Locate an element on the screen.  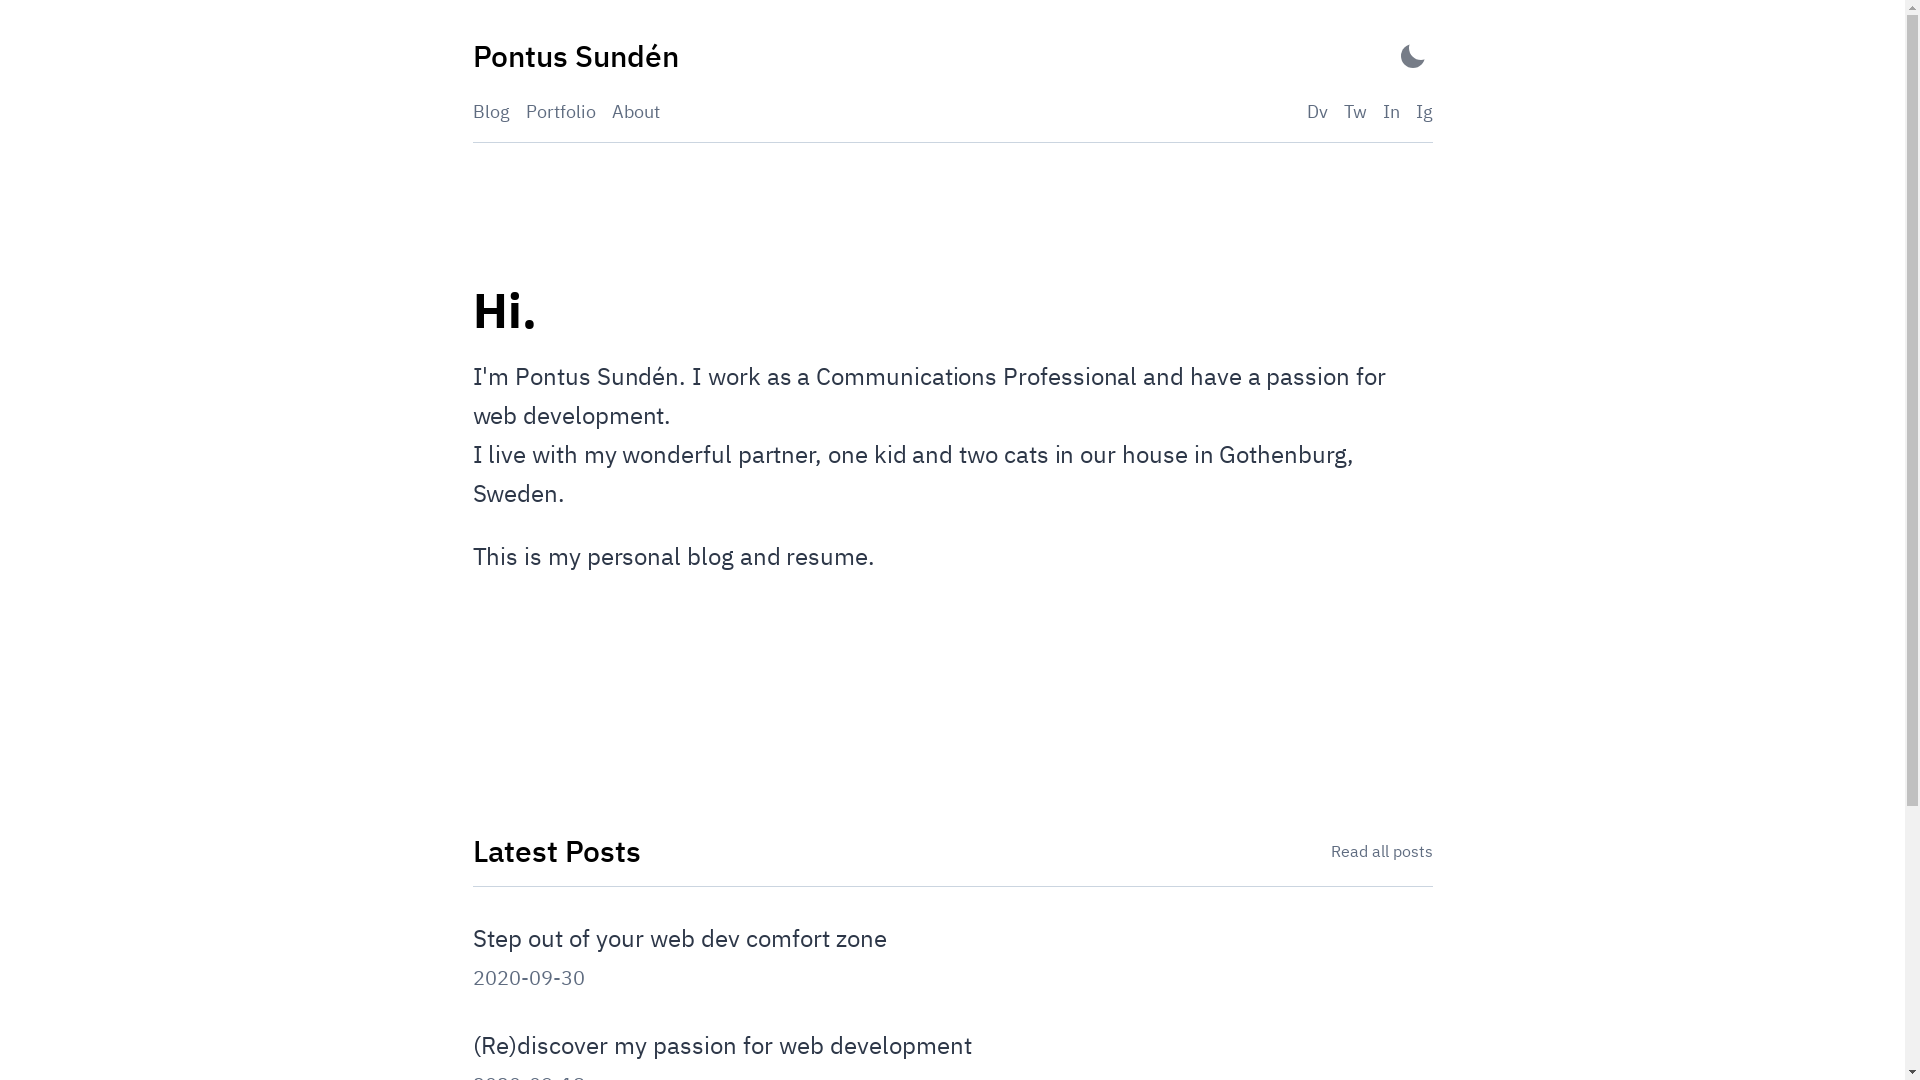
'Activate Dark Mode' is located at coordinates (1410, 55).